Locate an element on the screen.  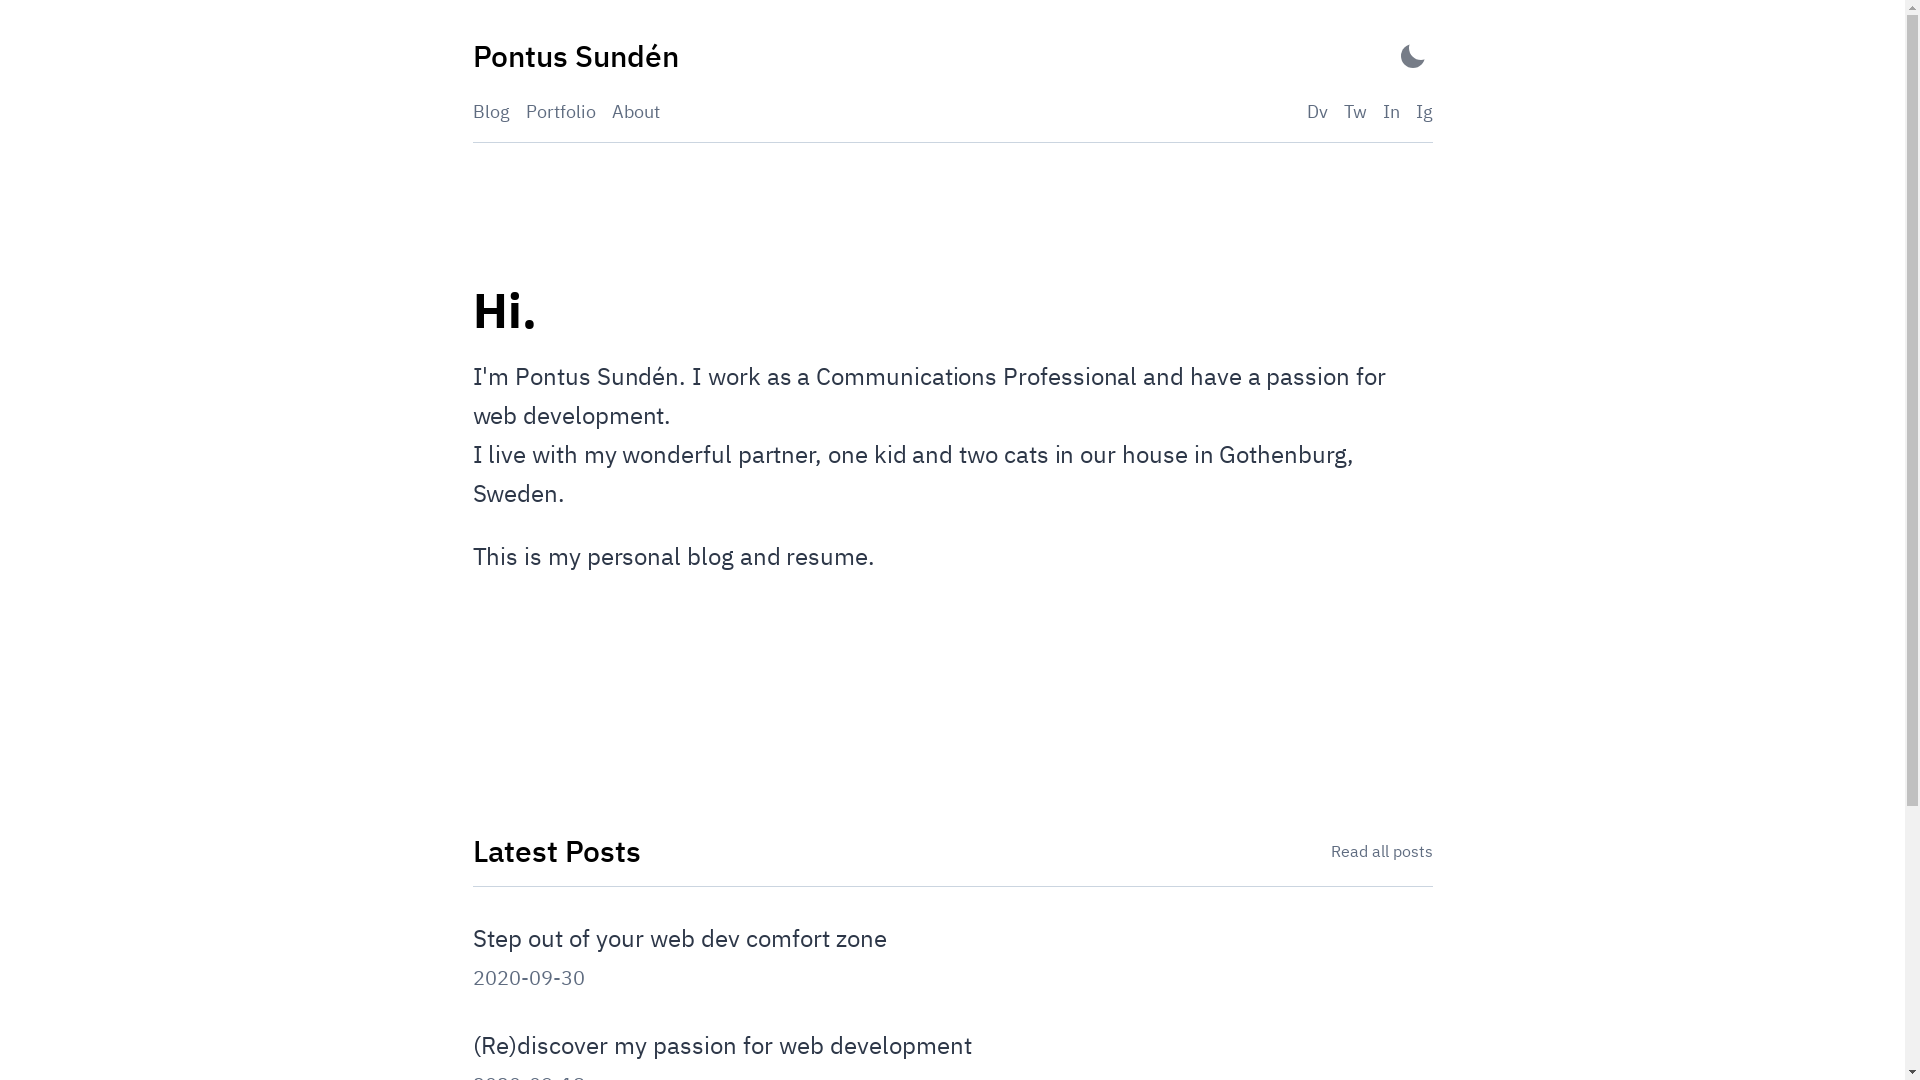
'Activate Dark Mode' is located at coordinates (1410, 55).